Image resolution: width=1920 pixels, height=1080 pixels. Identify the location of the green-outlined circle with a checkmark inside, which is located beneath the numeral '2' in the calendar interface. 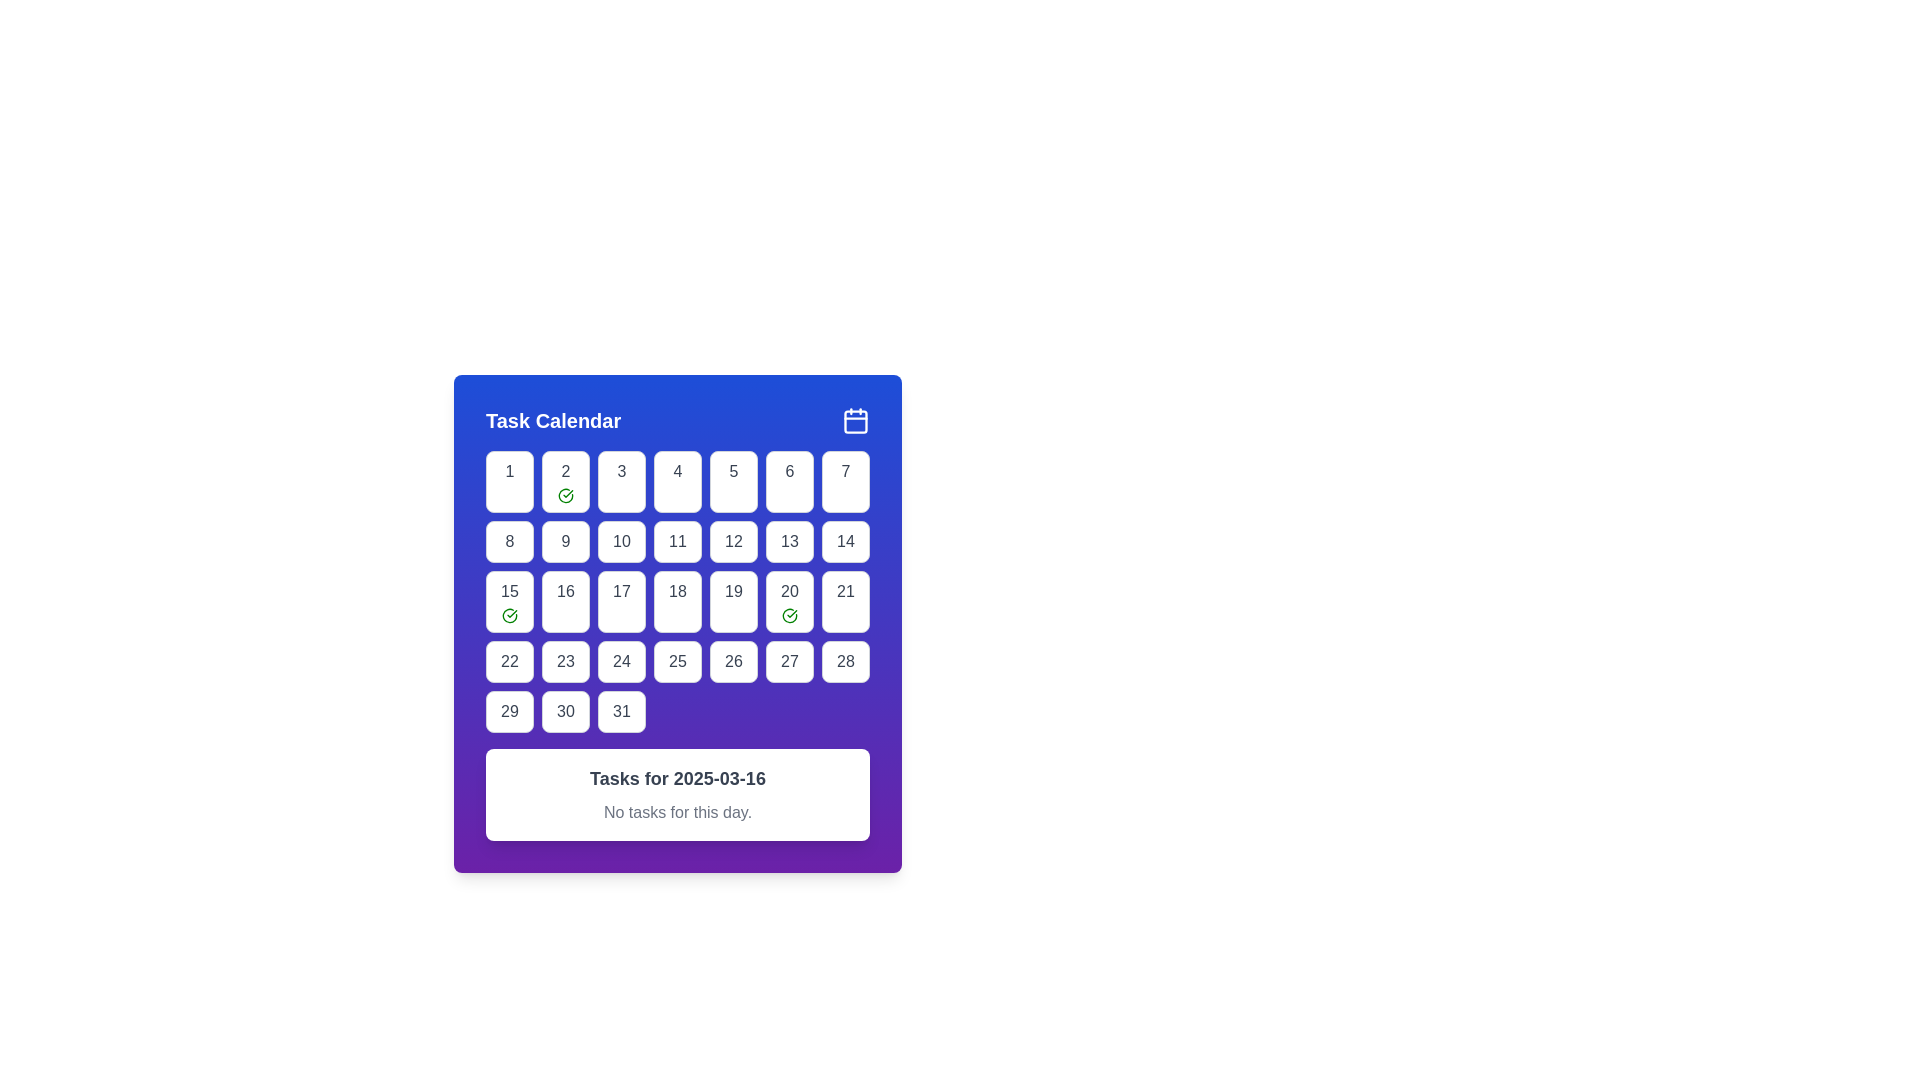
(565, 495).